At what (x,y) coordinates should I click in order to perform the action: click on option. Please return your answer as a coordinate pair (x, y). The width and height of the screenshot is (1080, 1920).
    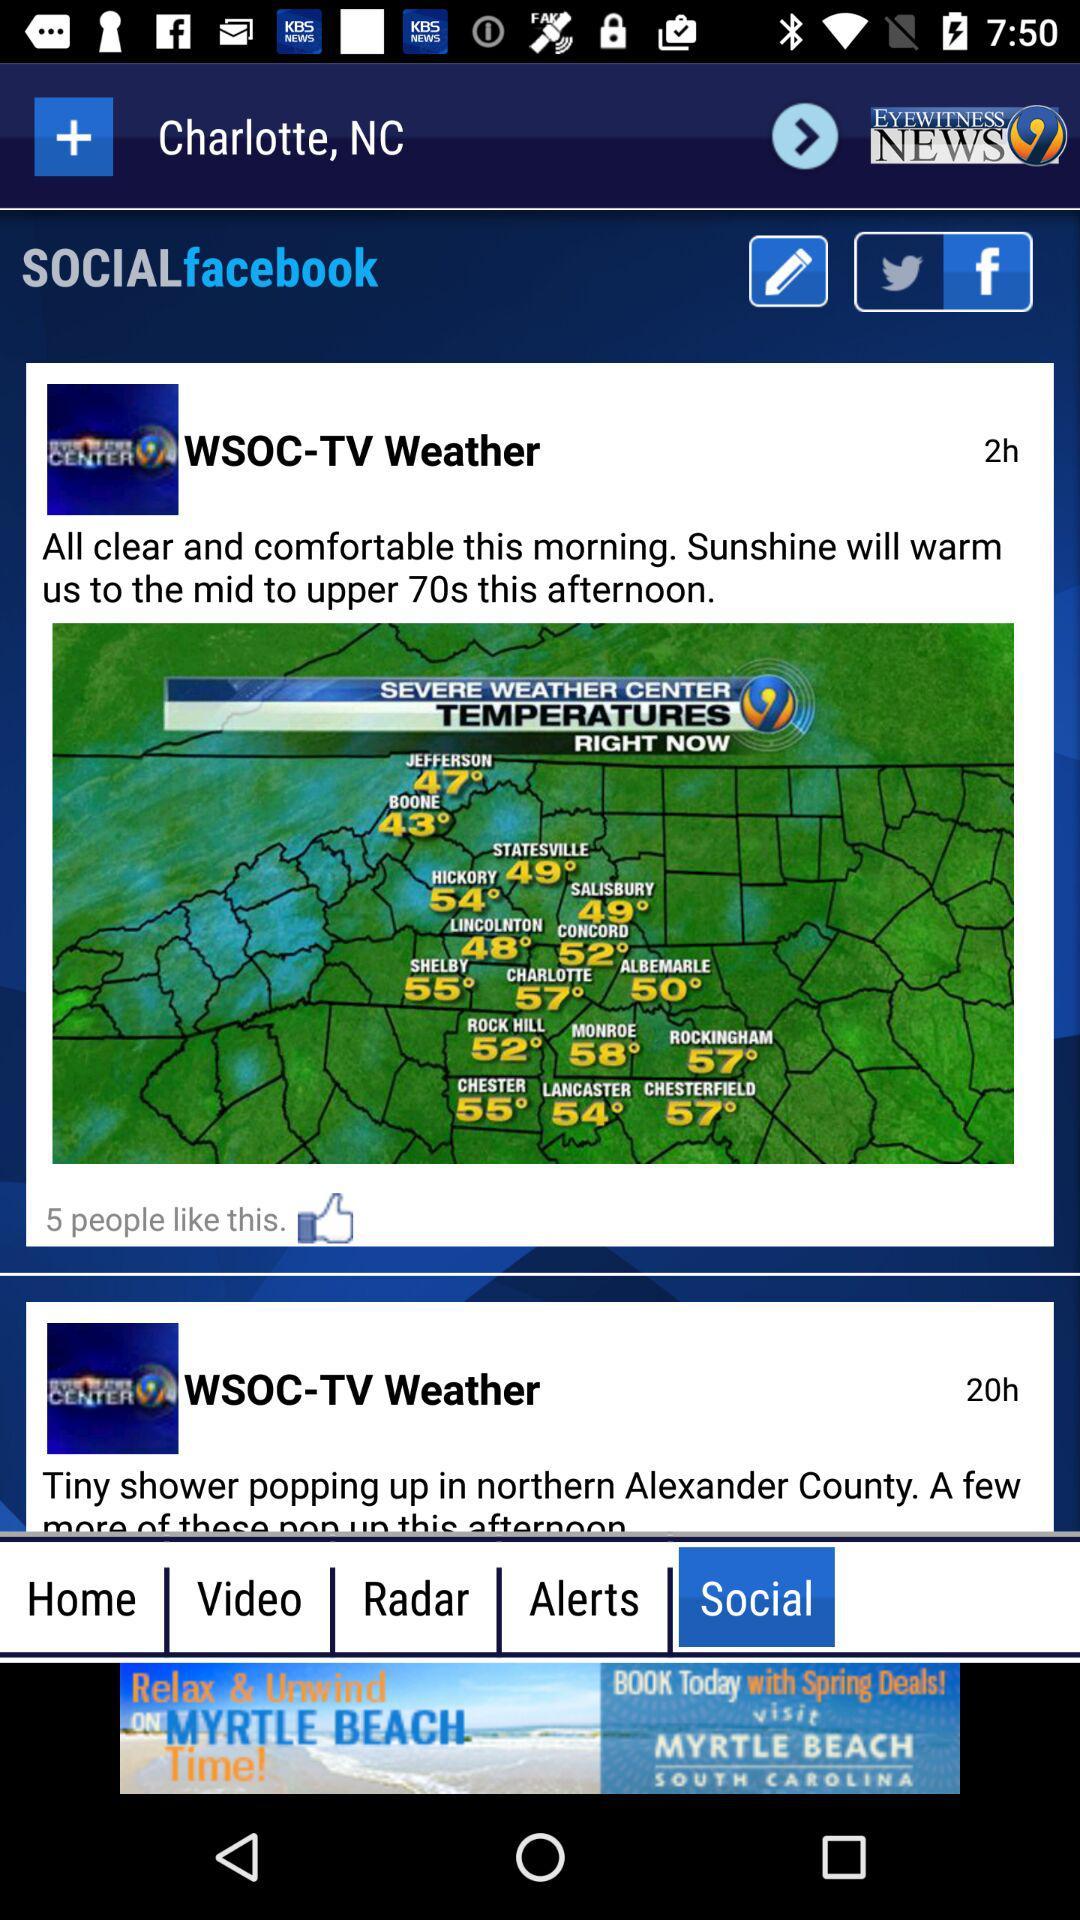
    Looking at the image, I should click on (72, 135).